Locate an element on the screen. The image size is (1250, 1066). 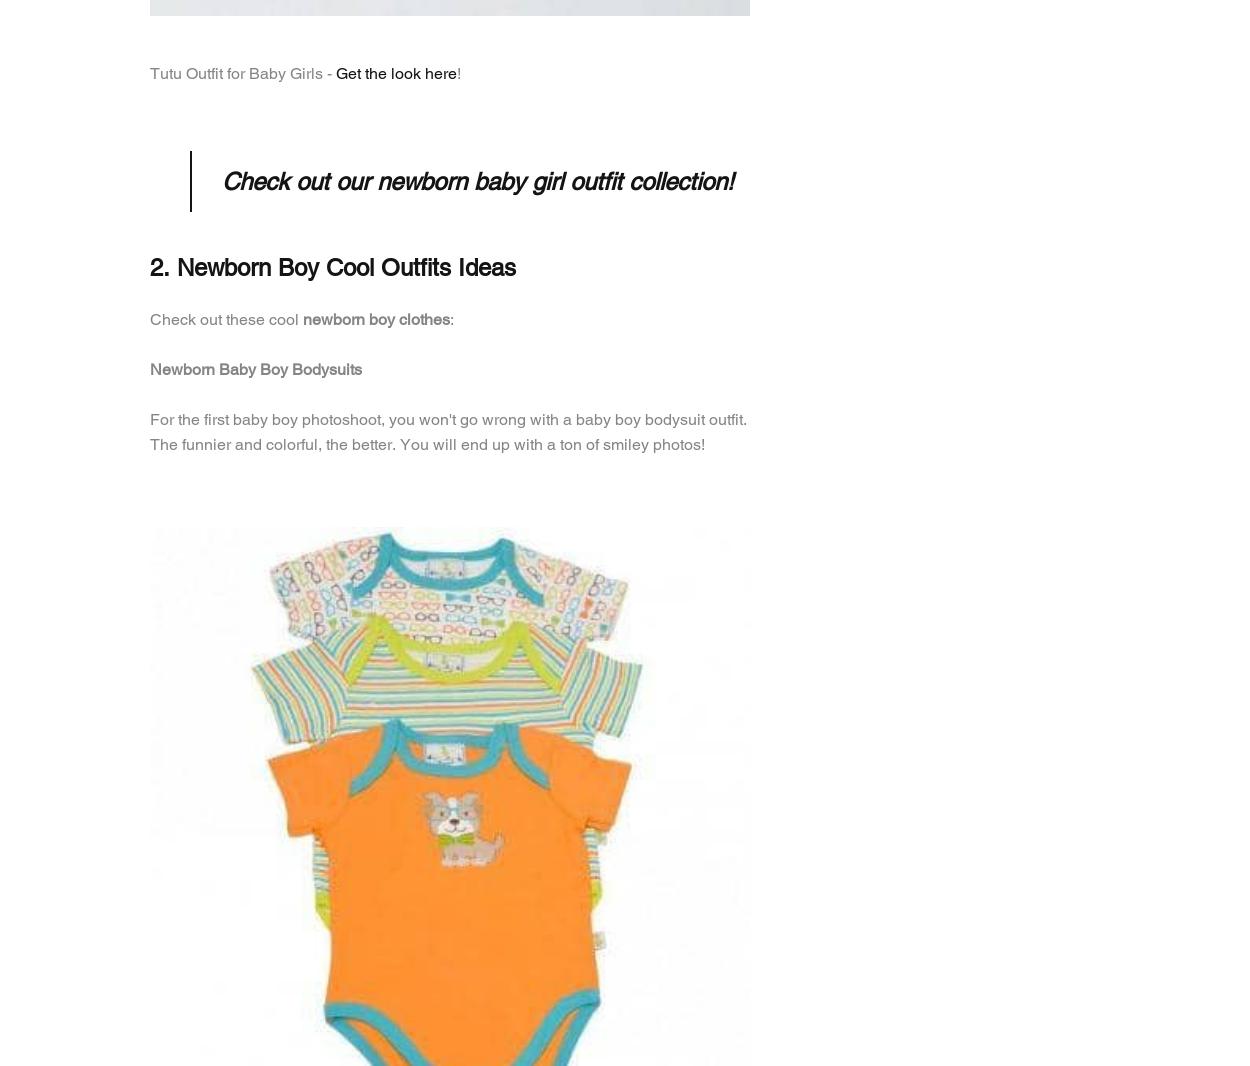
'Get the look here' is located at coordinates (396, 72).